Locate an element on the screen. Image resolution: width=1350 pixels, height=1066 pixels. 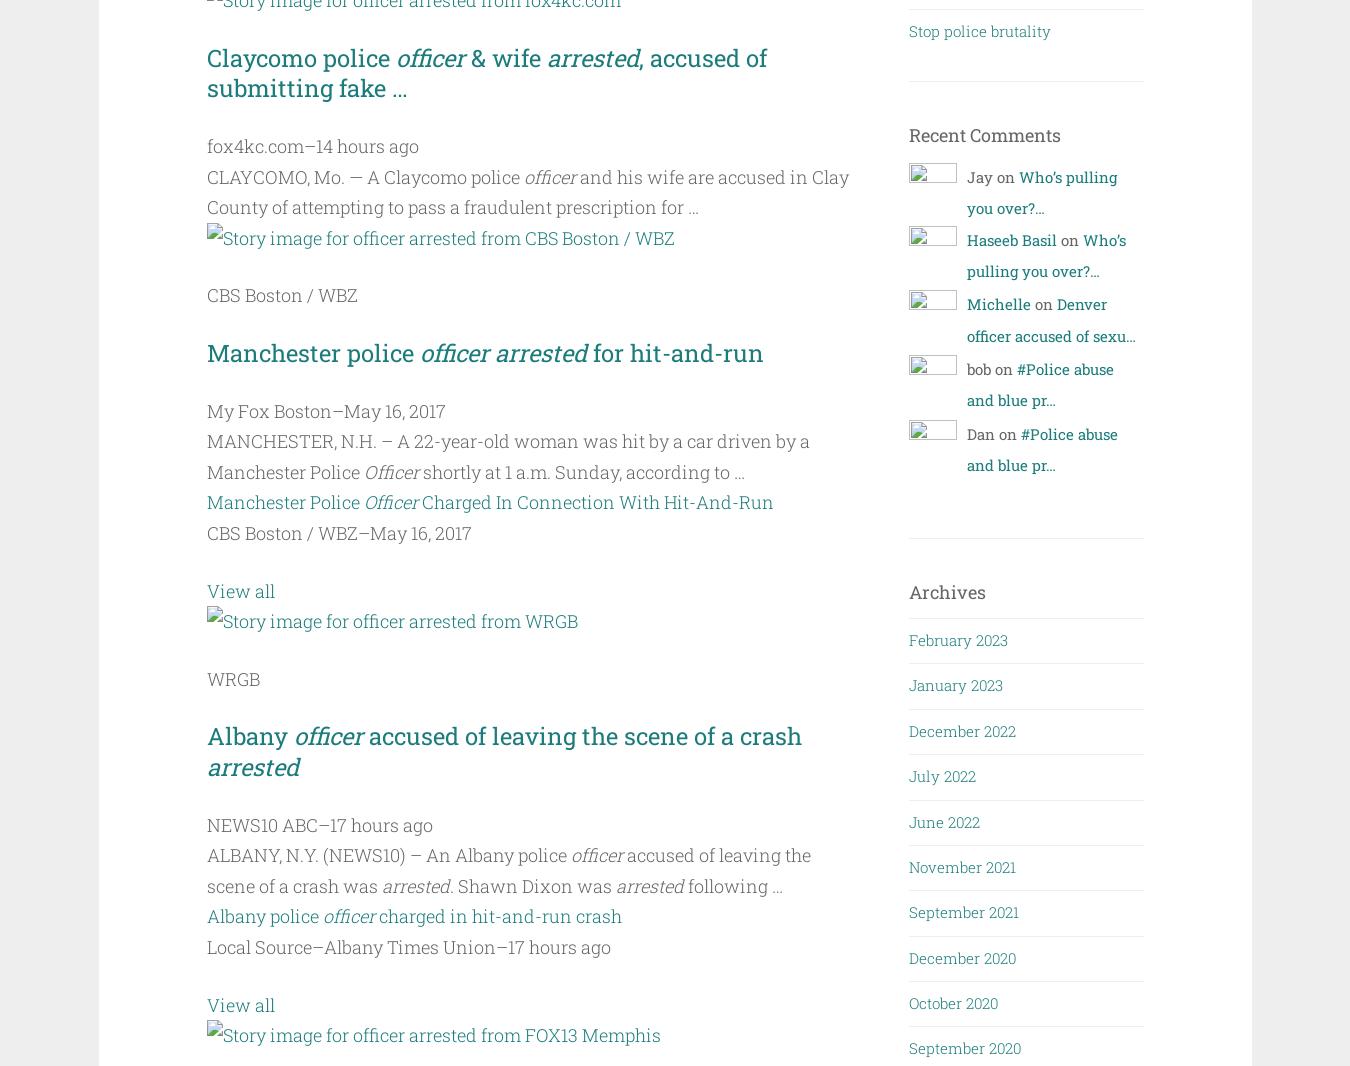
'Michelle' is located at coordinates (998, 304).